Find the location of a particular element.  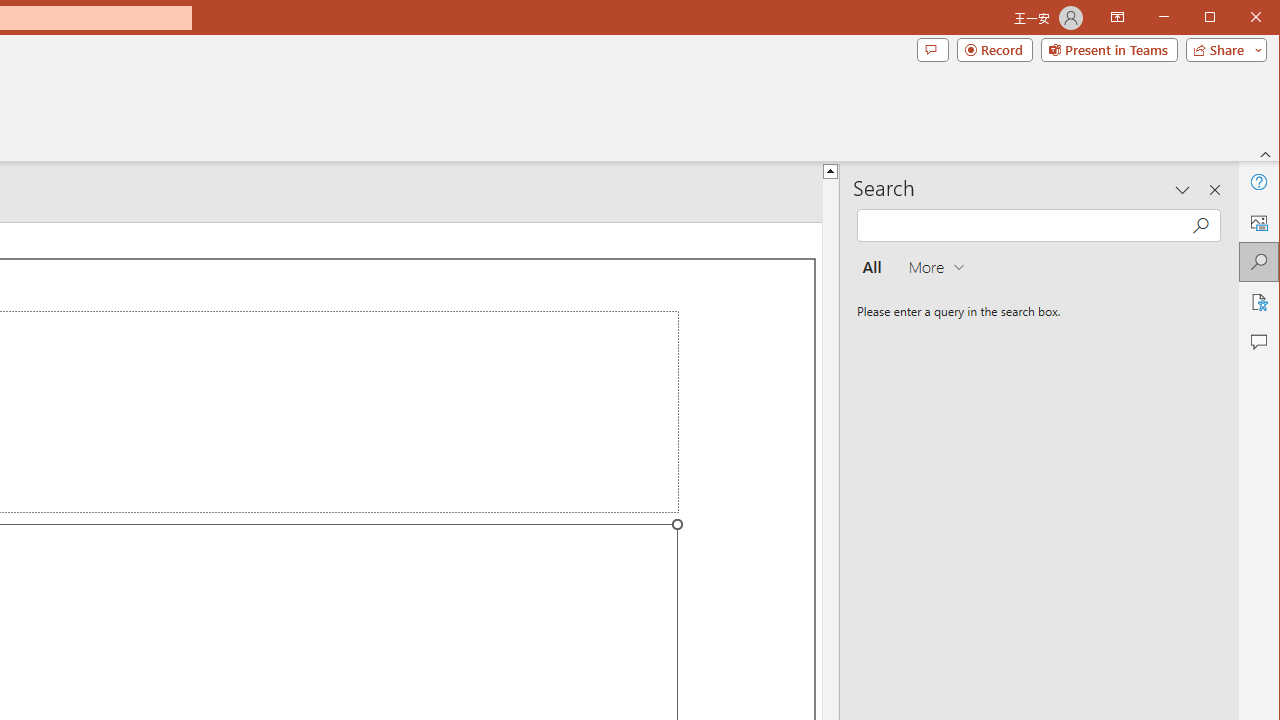

'Comments' is located at coordinates (931, 49).